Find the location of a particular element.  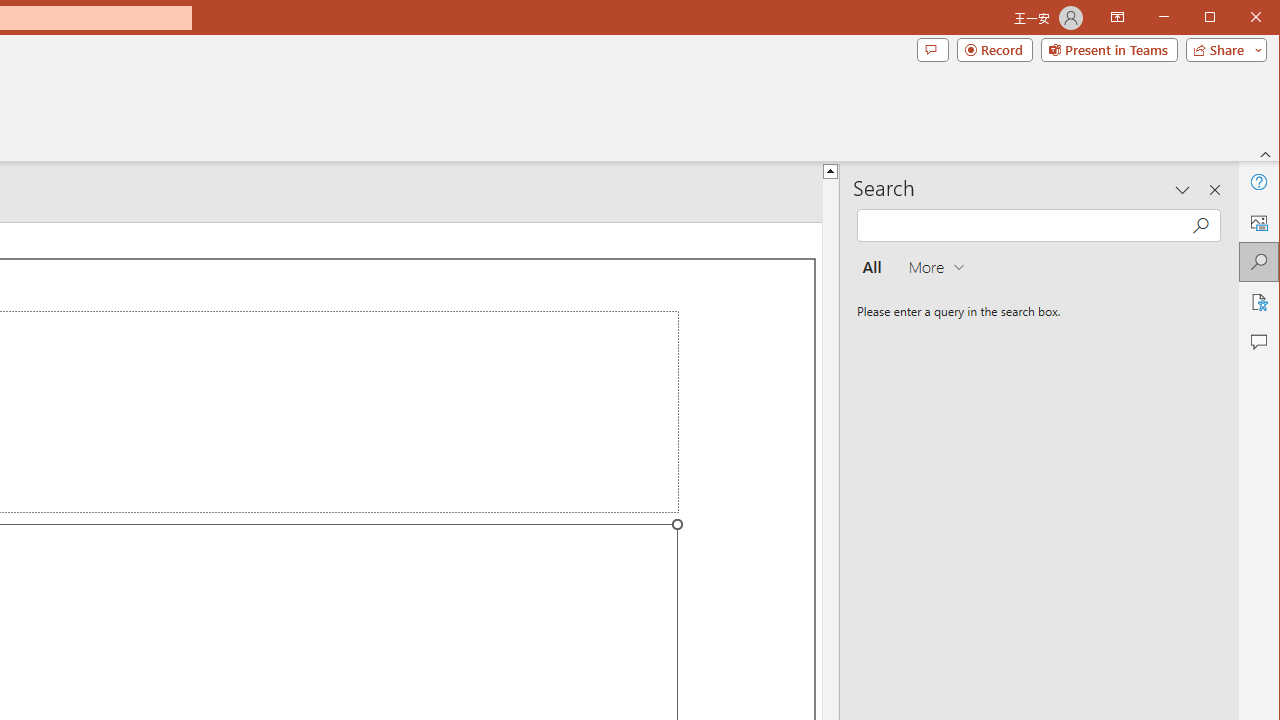

'Comments' is located at coordinates (931, 49).